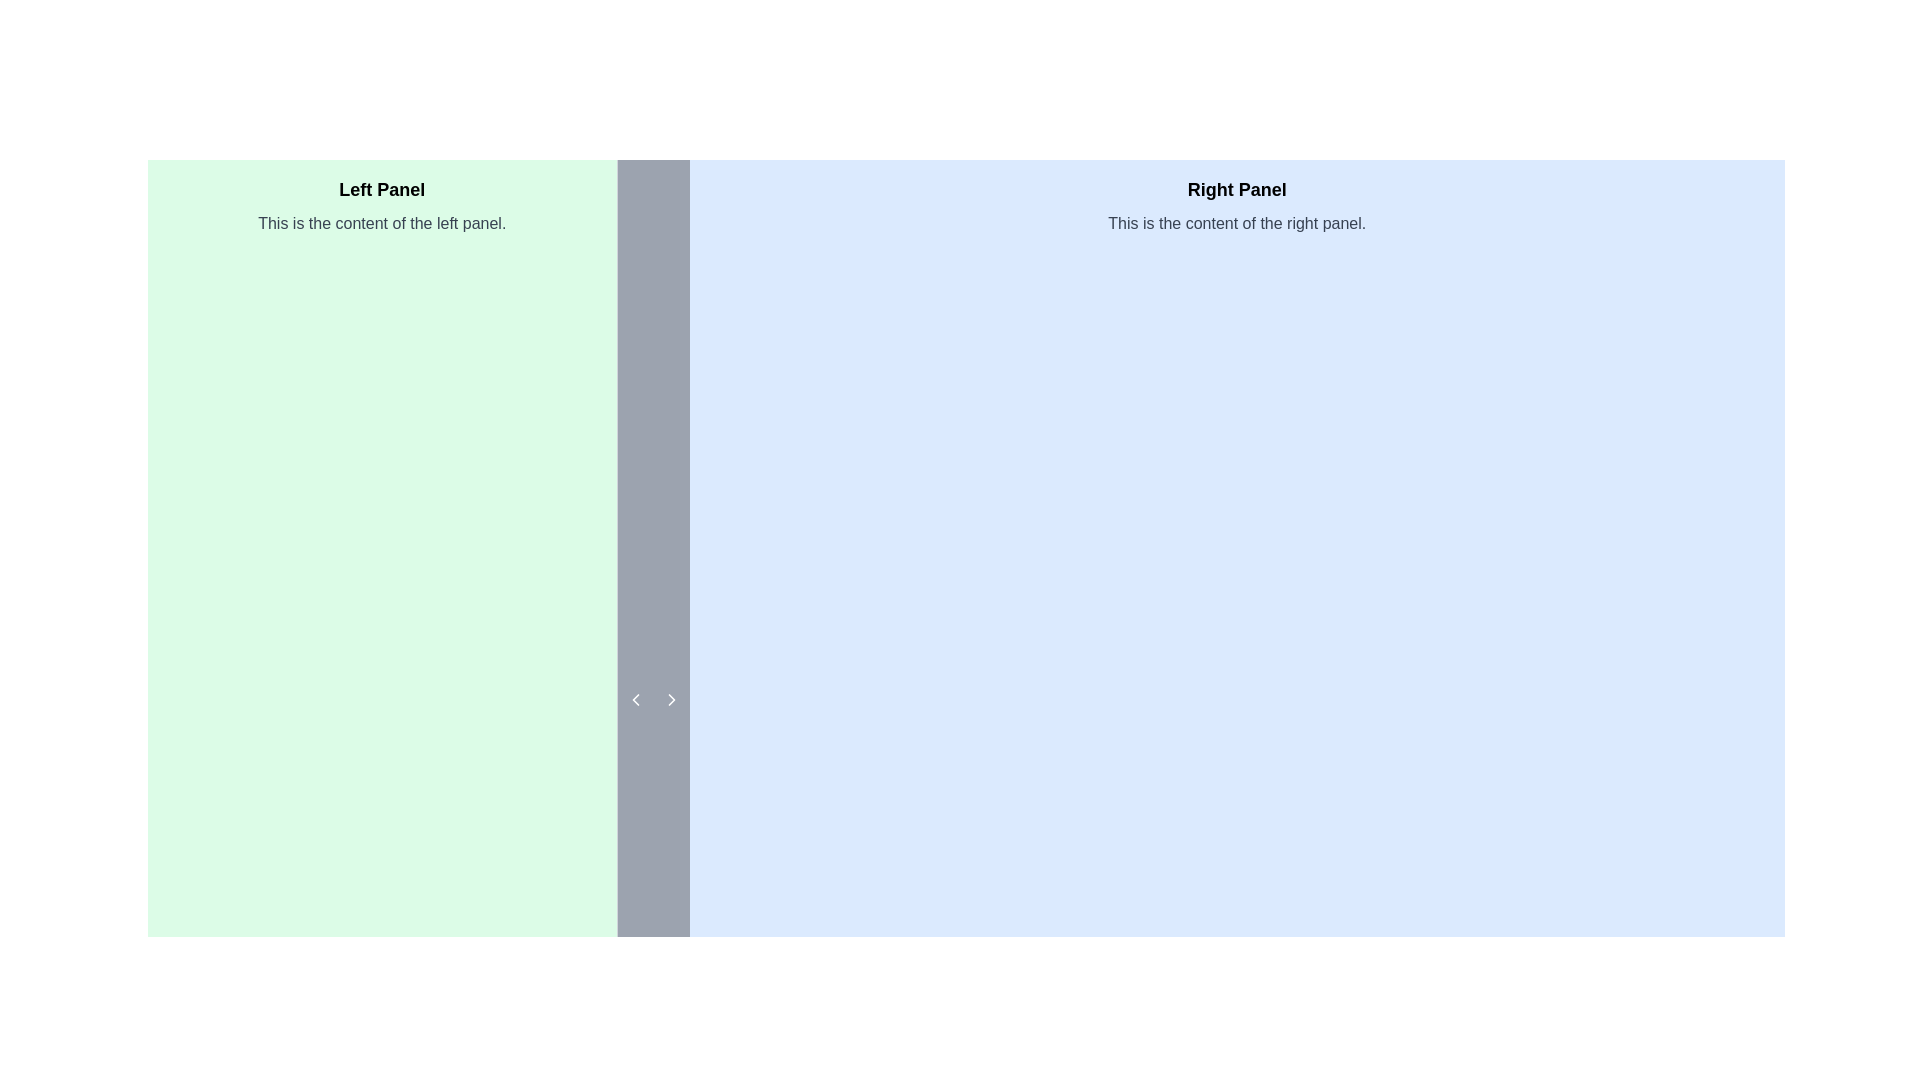 The image size is (1920, 1080). I want to click on the right-pointing chevron icon button, which serves as a navigation control allowing users to slide to the right panel, so click(671, 698).